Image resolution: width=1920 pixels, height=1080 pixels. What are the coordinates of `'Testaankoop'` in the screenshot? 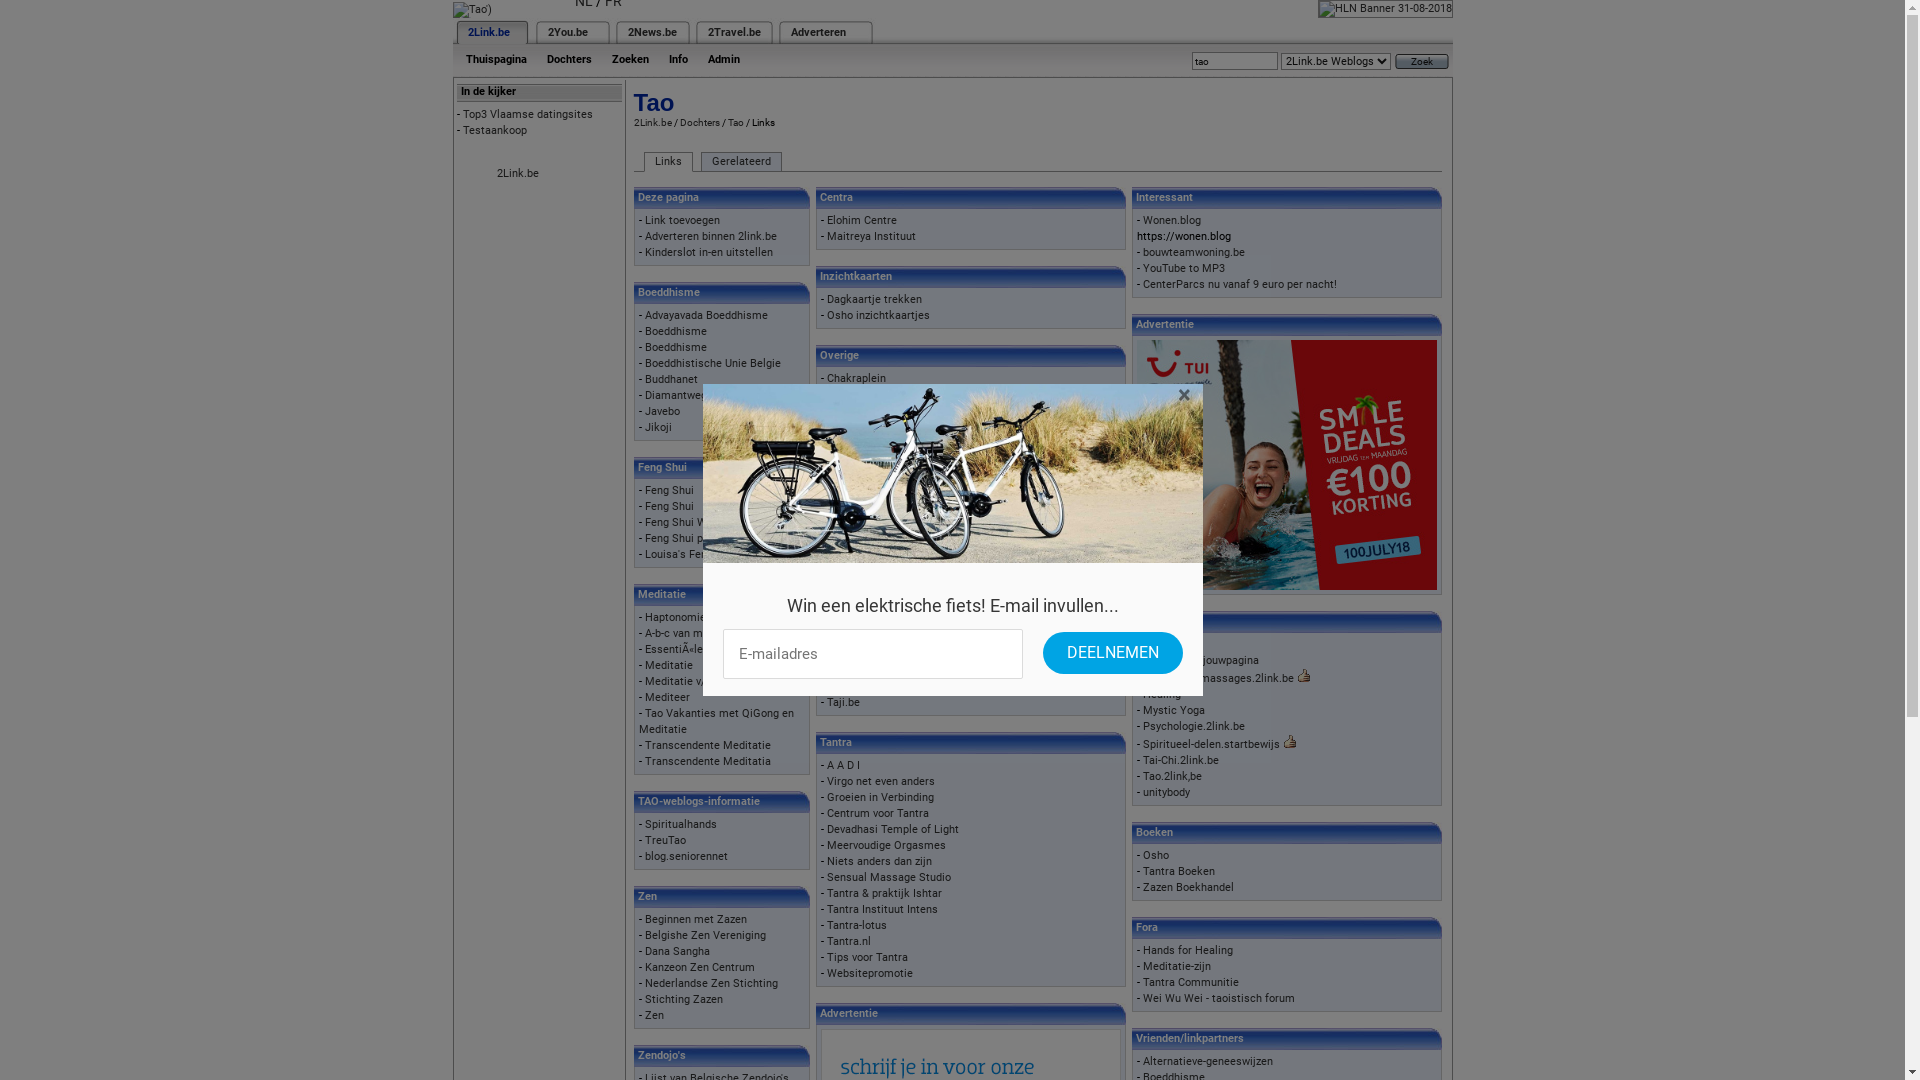 It's located at (494, 130).